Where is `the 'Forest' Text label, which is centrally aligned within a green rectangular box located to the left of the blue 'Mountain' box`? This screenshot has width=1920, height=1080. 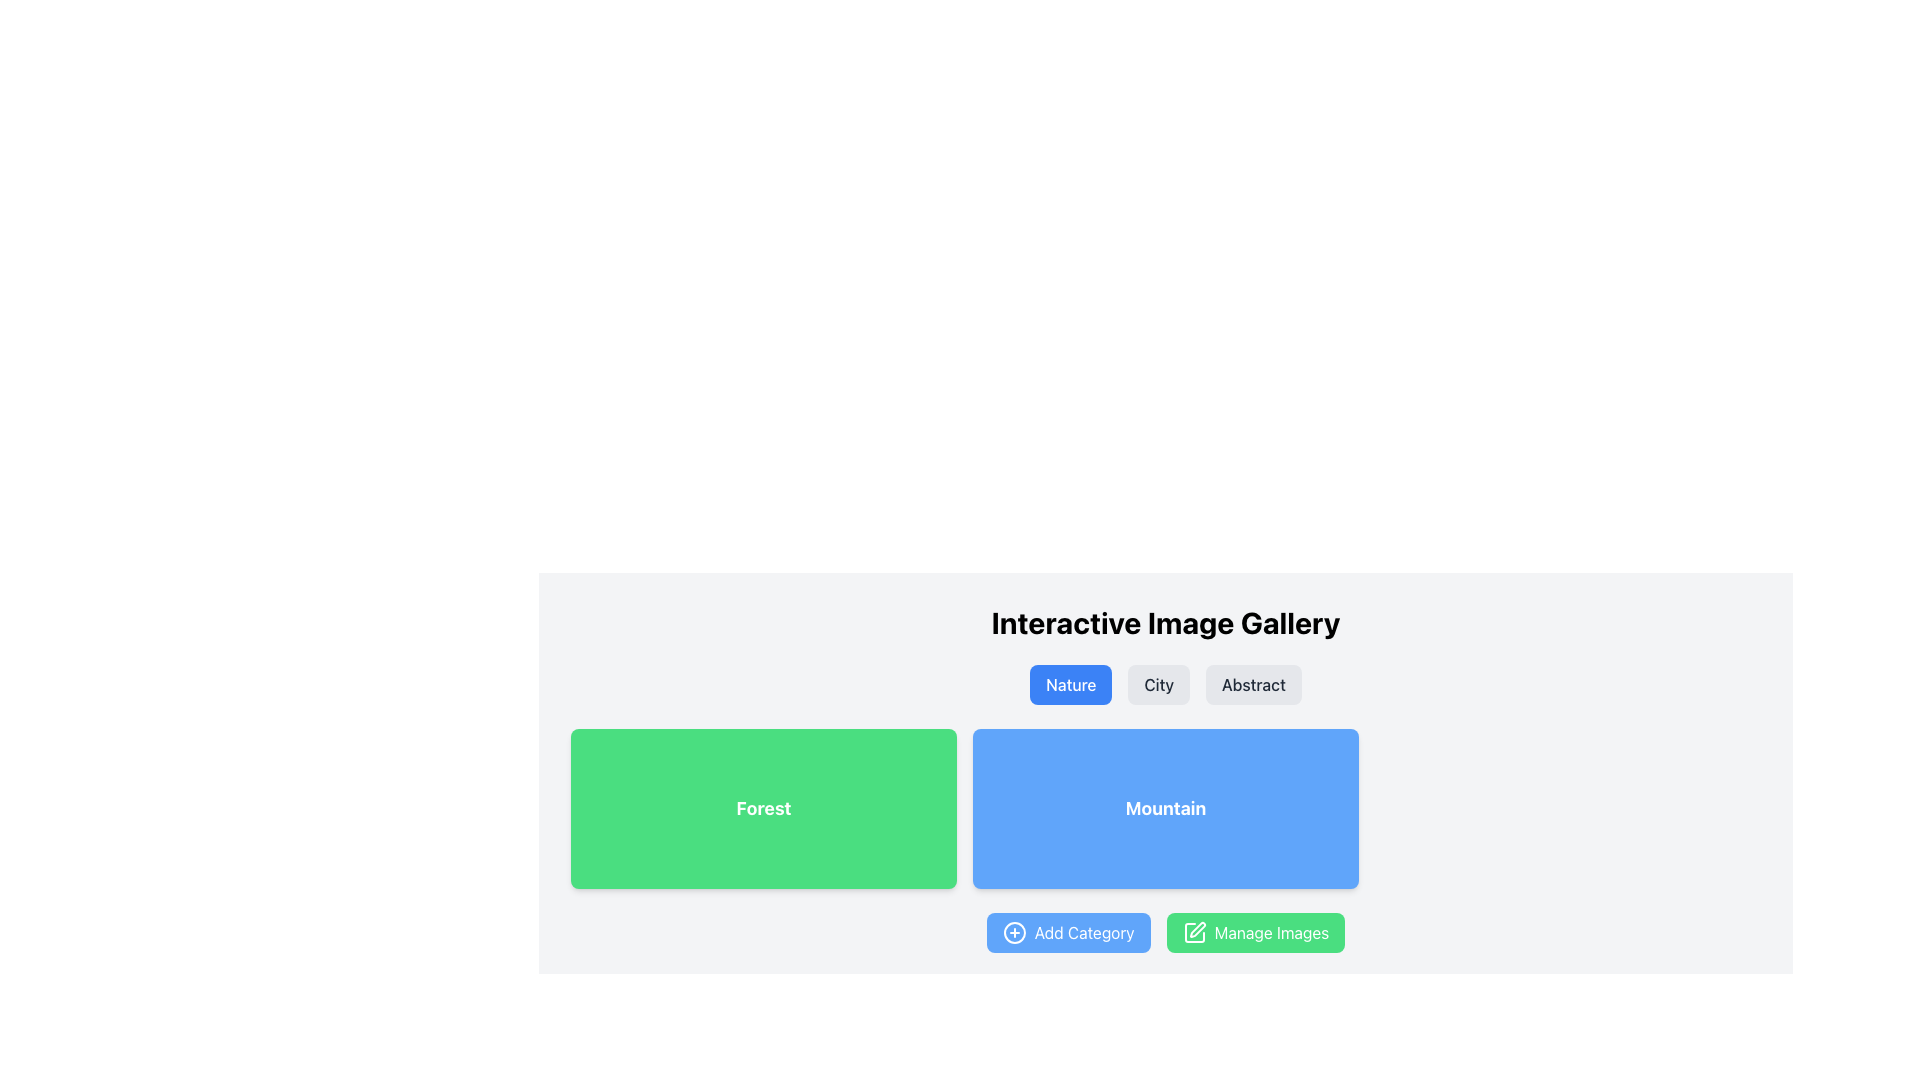
the 'Forest' Text label, which is centrally aligned within a green rectangular box located to the left of the blue 'Mountain' box is located at coordinates (762, 808).